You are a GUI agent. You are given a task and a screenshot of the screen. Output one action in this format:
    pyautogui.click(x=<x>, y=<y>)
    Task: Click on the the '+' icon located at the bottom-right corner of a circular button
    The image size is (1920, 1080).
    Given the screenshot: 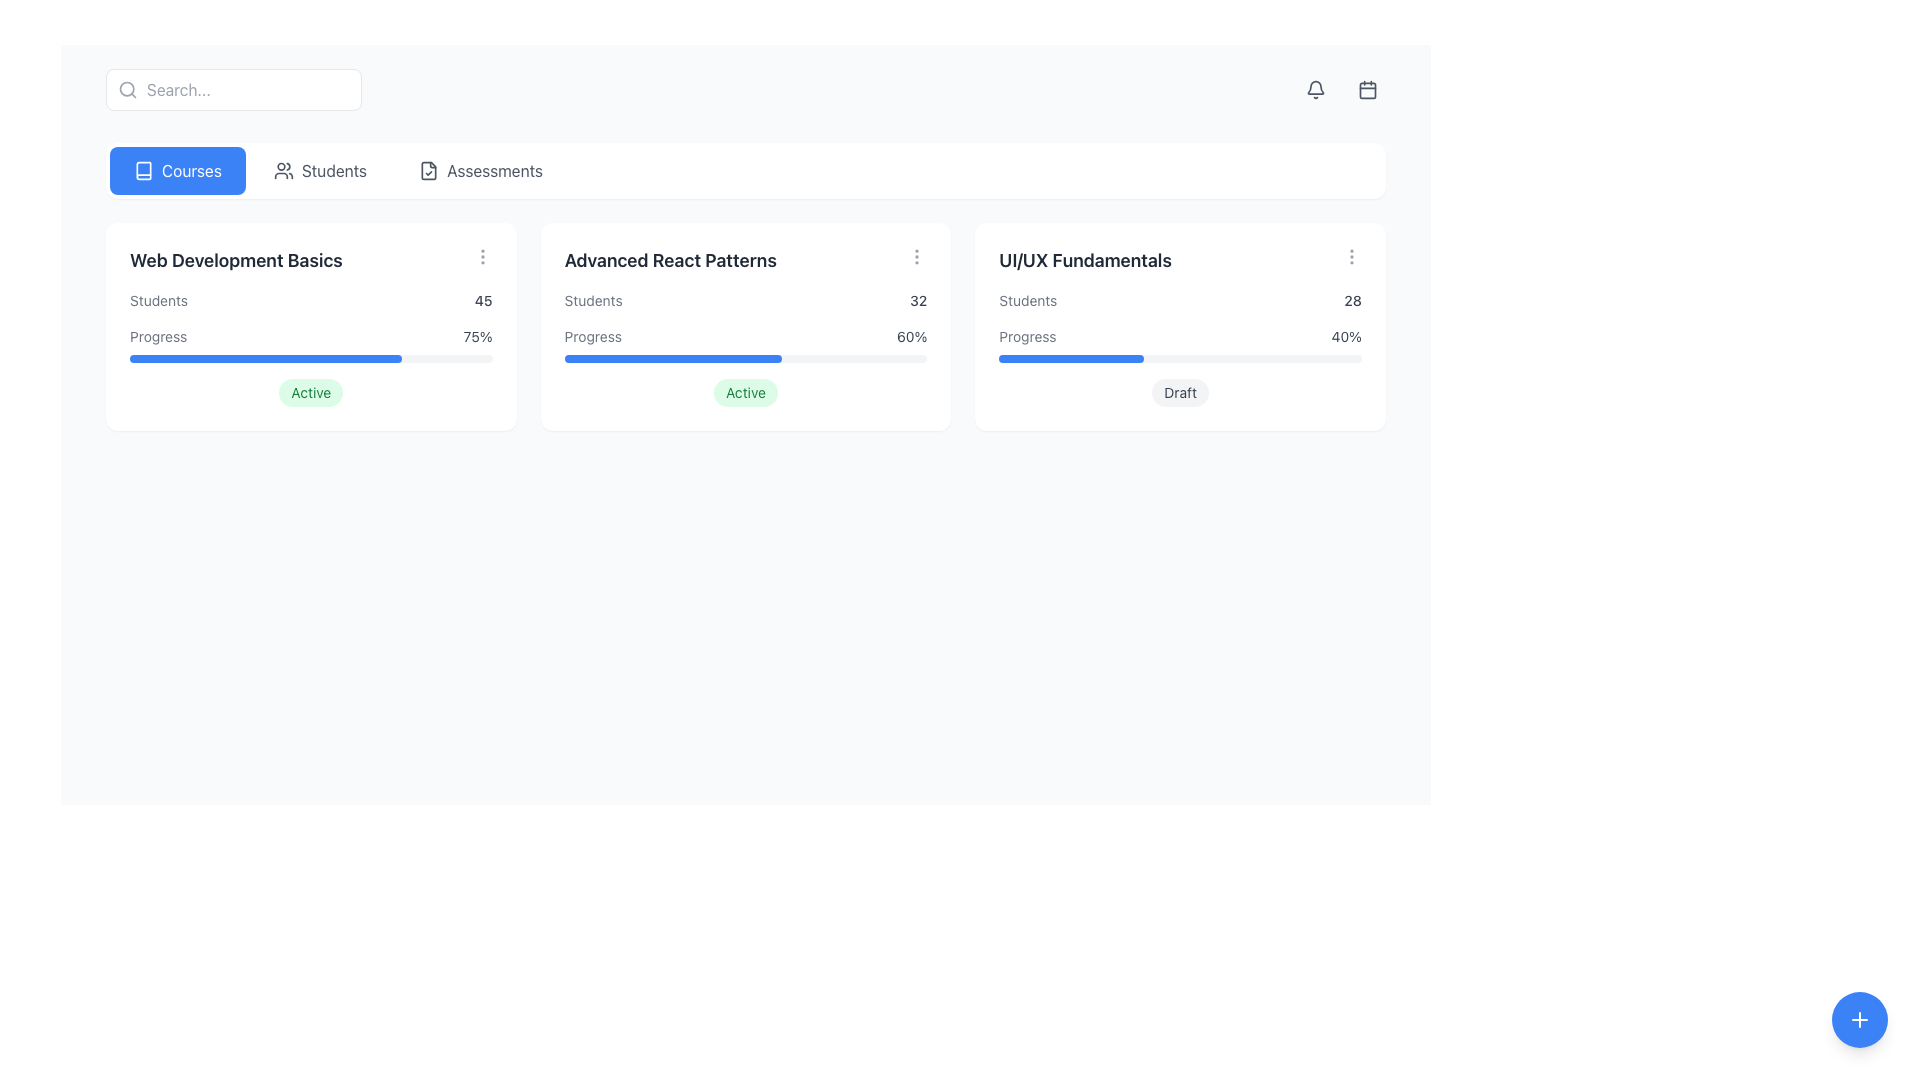 What is the action you would take?
    pyautogui.click(x=1859, y=1019)
    